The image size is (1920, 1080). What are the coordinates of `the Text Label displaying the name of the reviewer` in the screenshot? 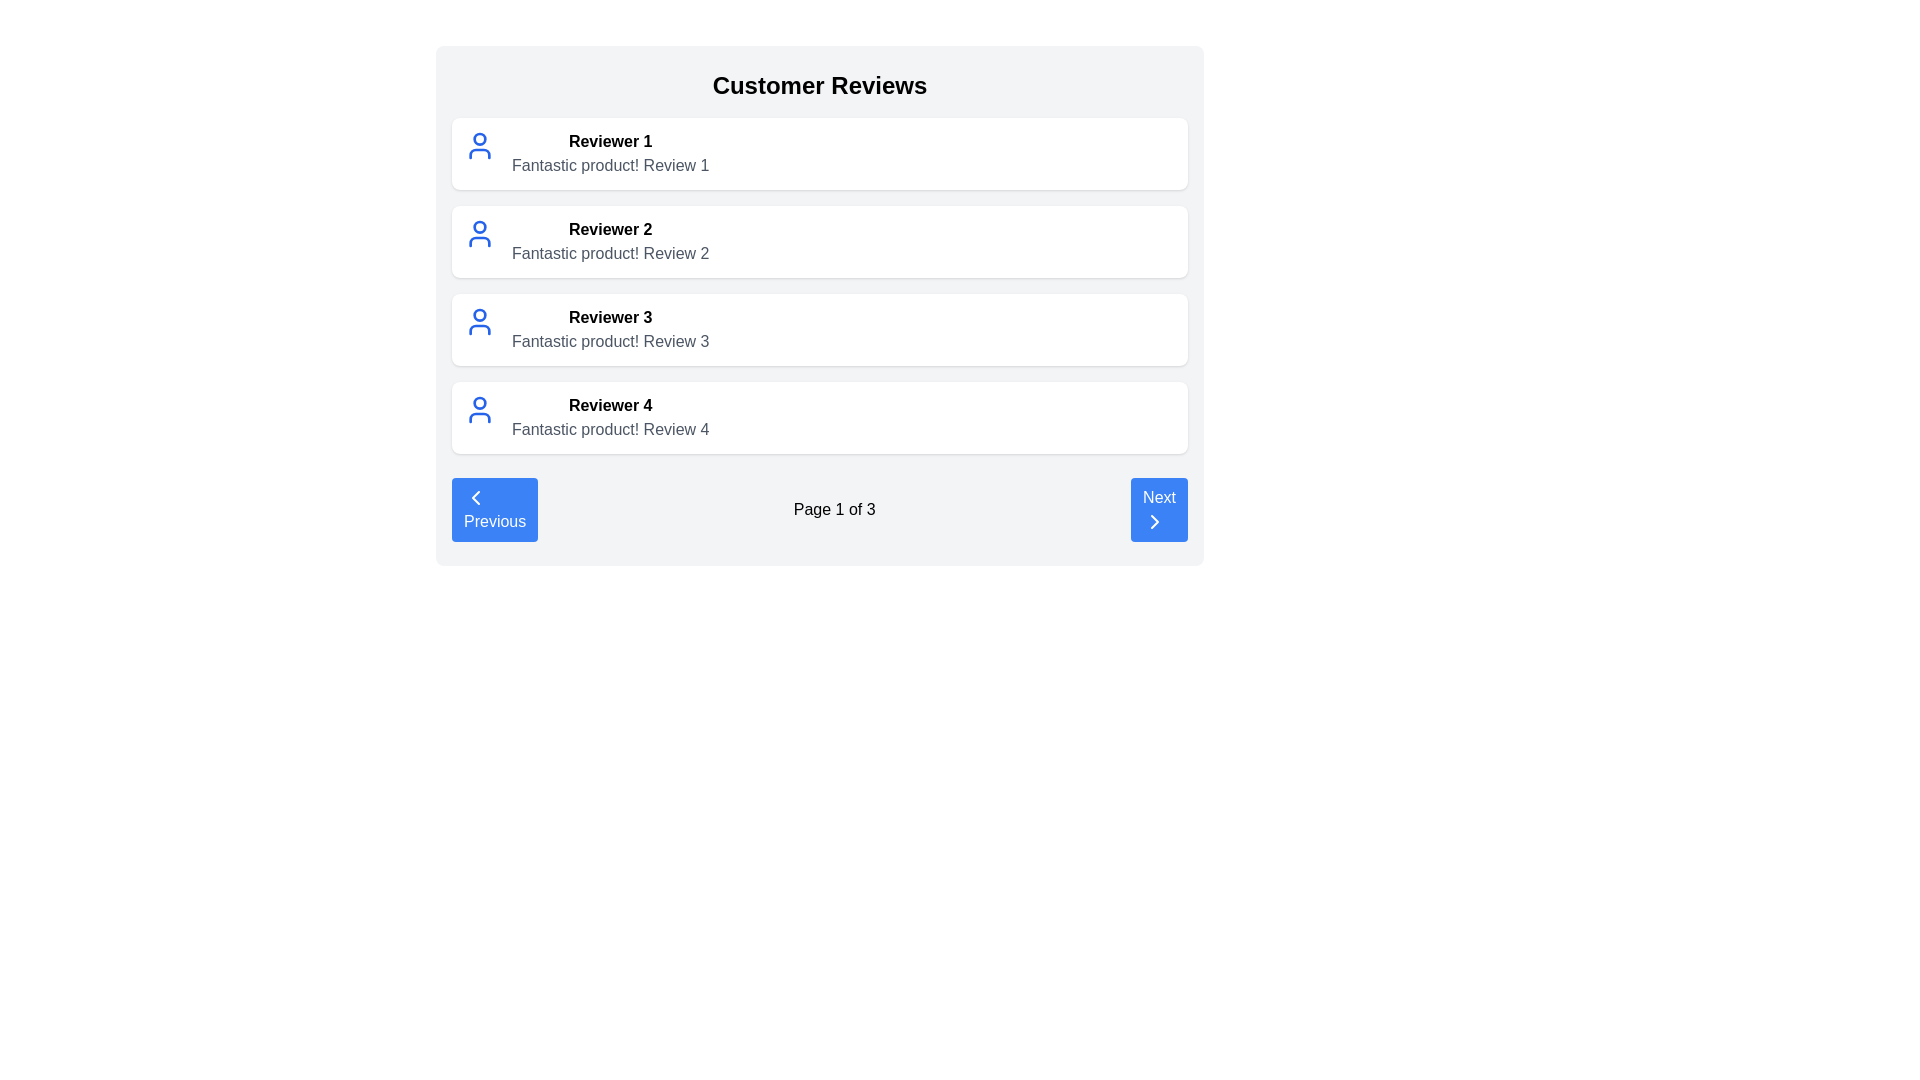 It's located at (609, 229).